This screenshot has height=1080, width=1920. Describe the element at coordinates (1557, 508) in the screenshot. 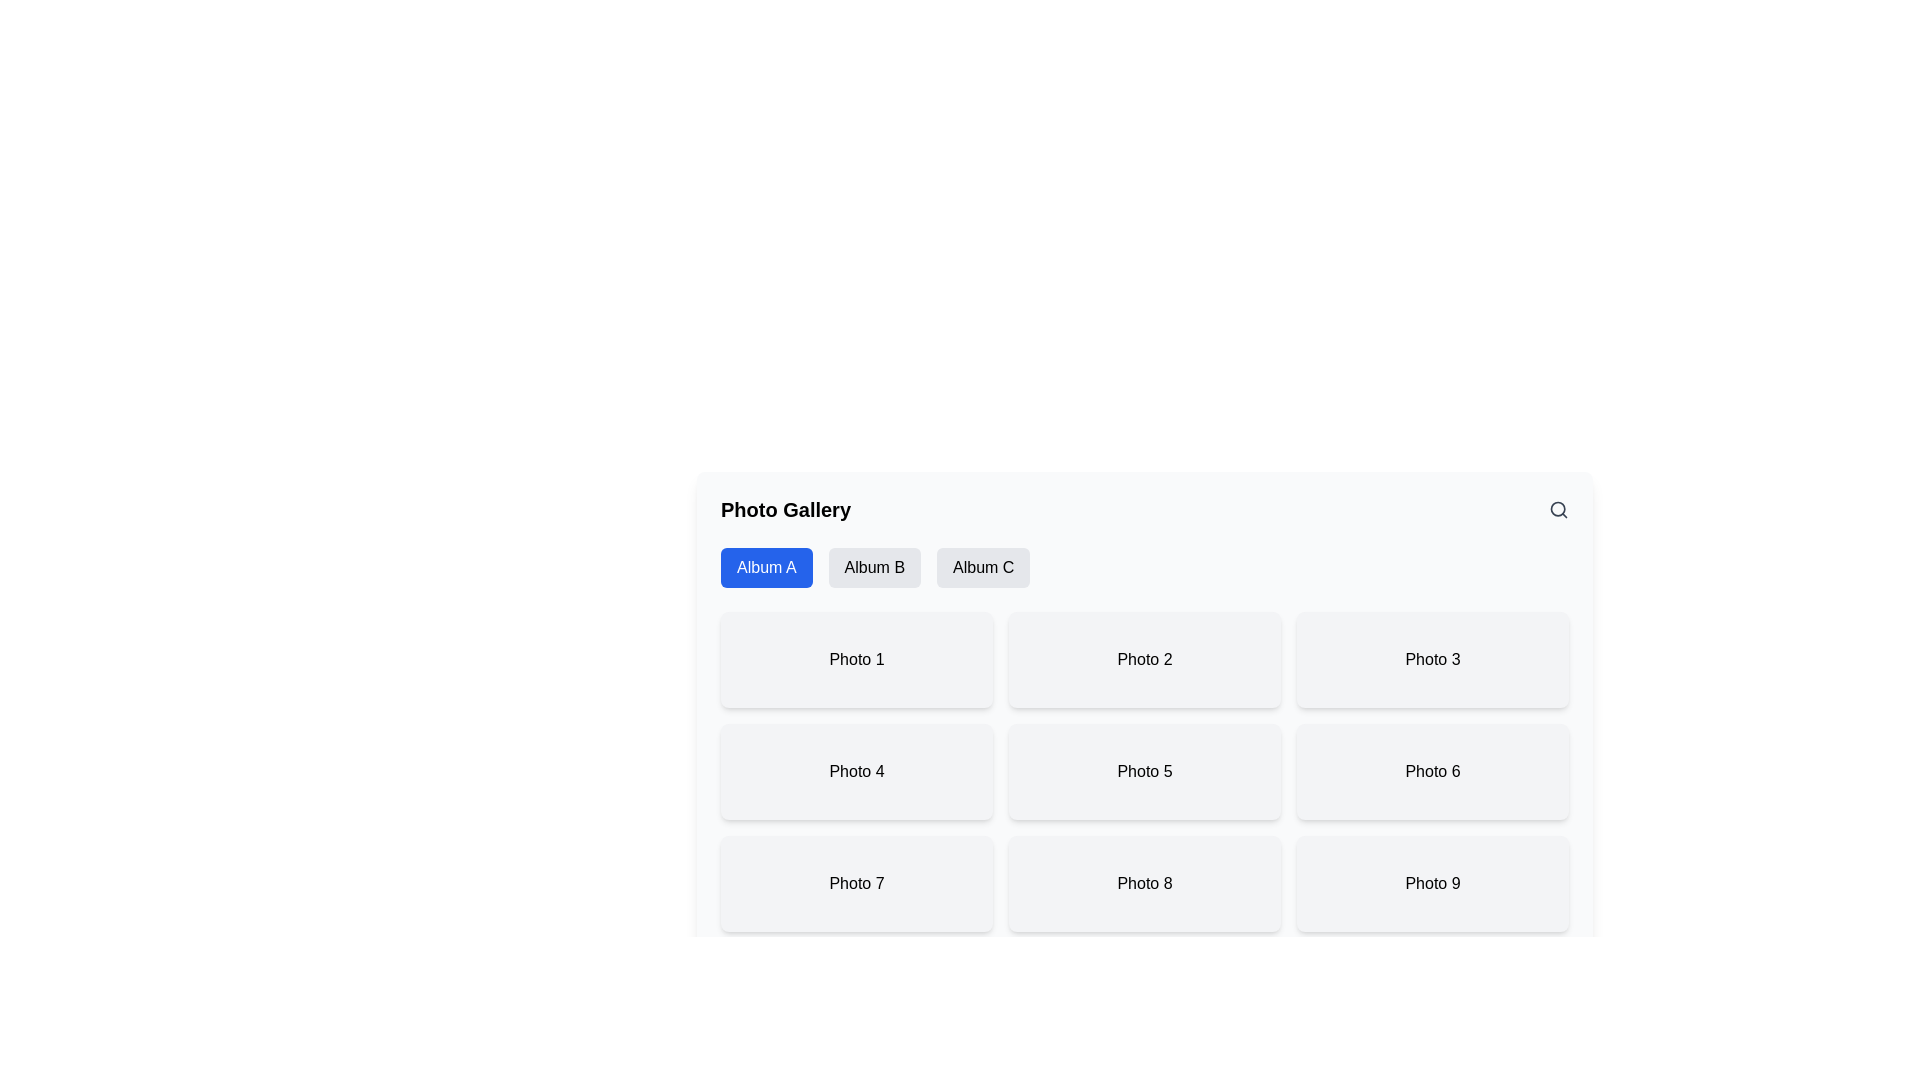

I see `the smaller circular component within the search icon located at the top-right corner of the interface` at that location.